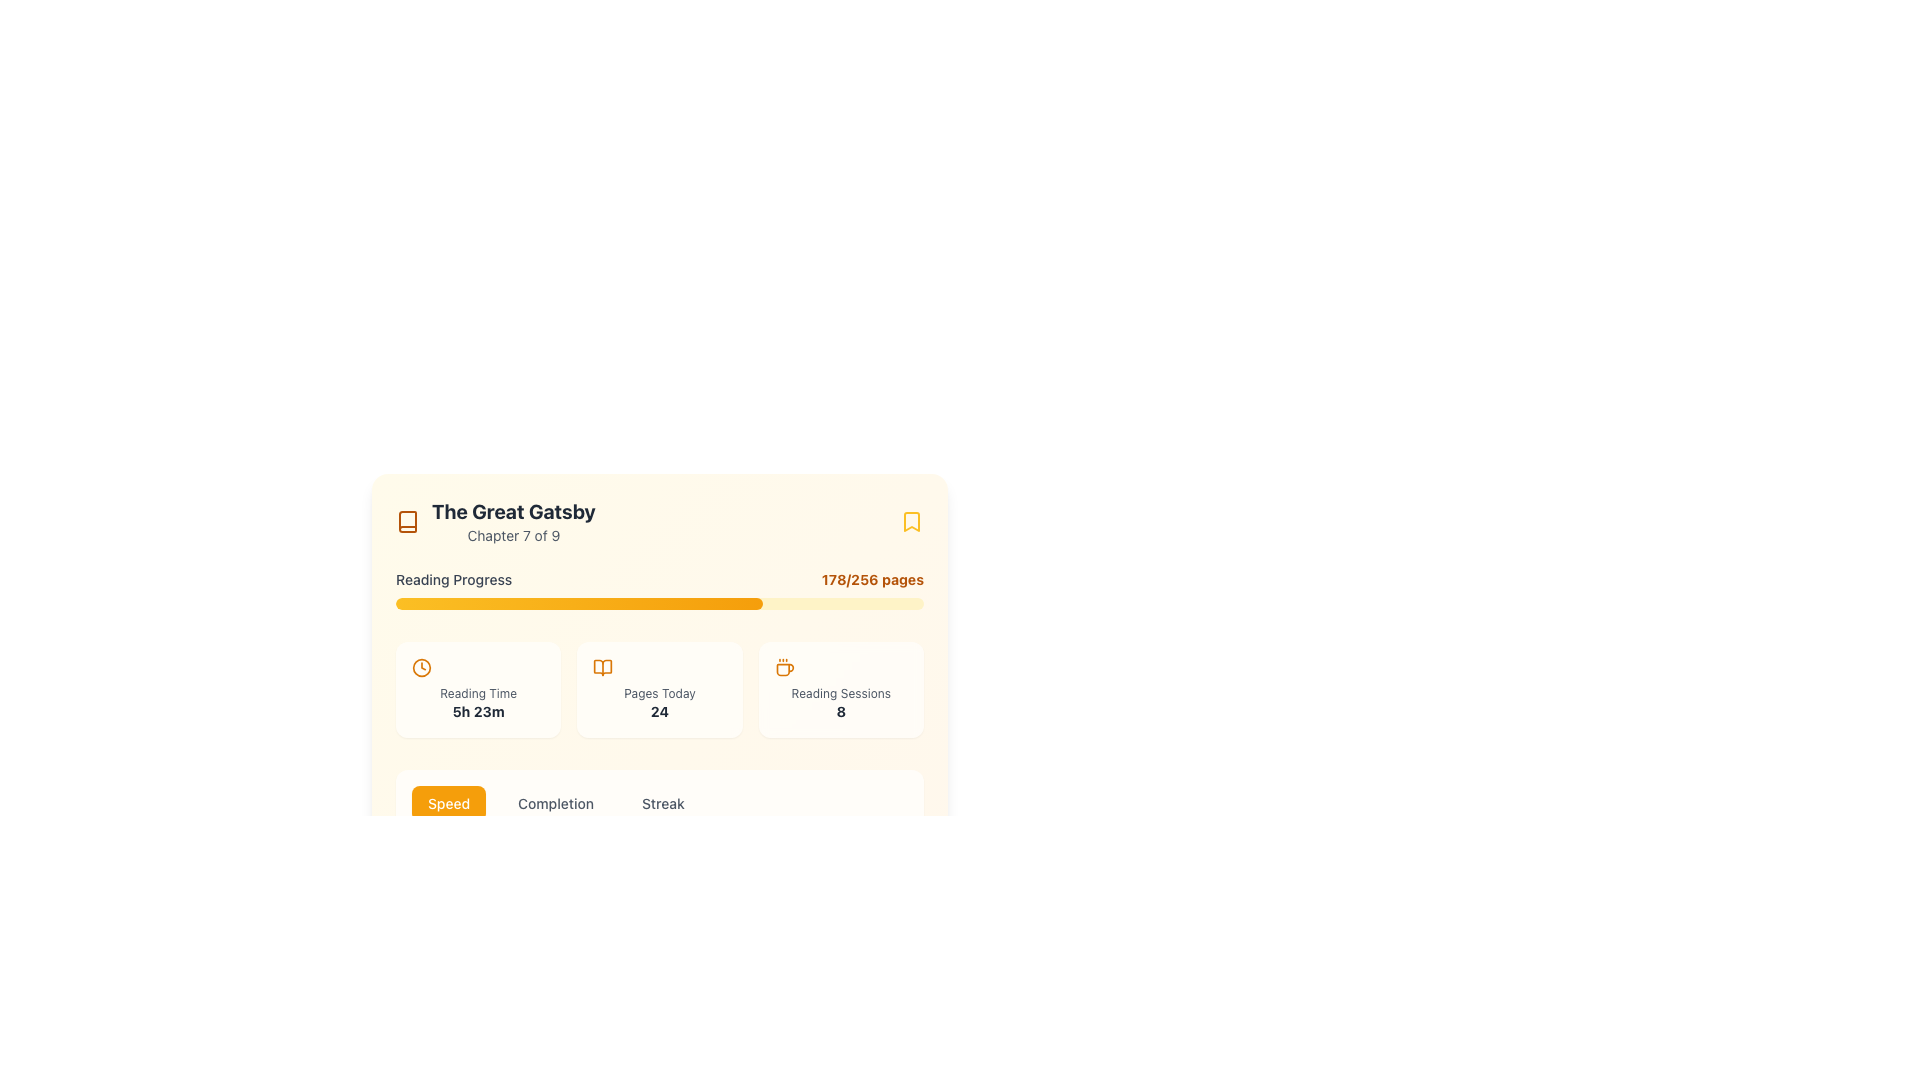 This screenshot has width=1920, height=1080. Describe the element at coordinates (841, 689) in the screenshot. I see `the Information Card that summarizes the number of reading sessions completed, located as the third card in a horizontal grid layout` at that location.